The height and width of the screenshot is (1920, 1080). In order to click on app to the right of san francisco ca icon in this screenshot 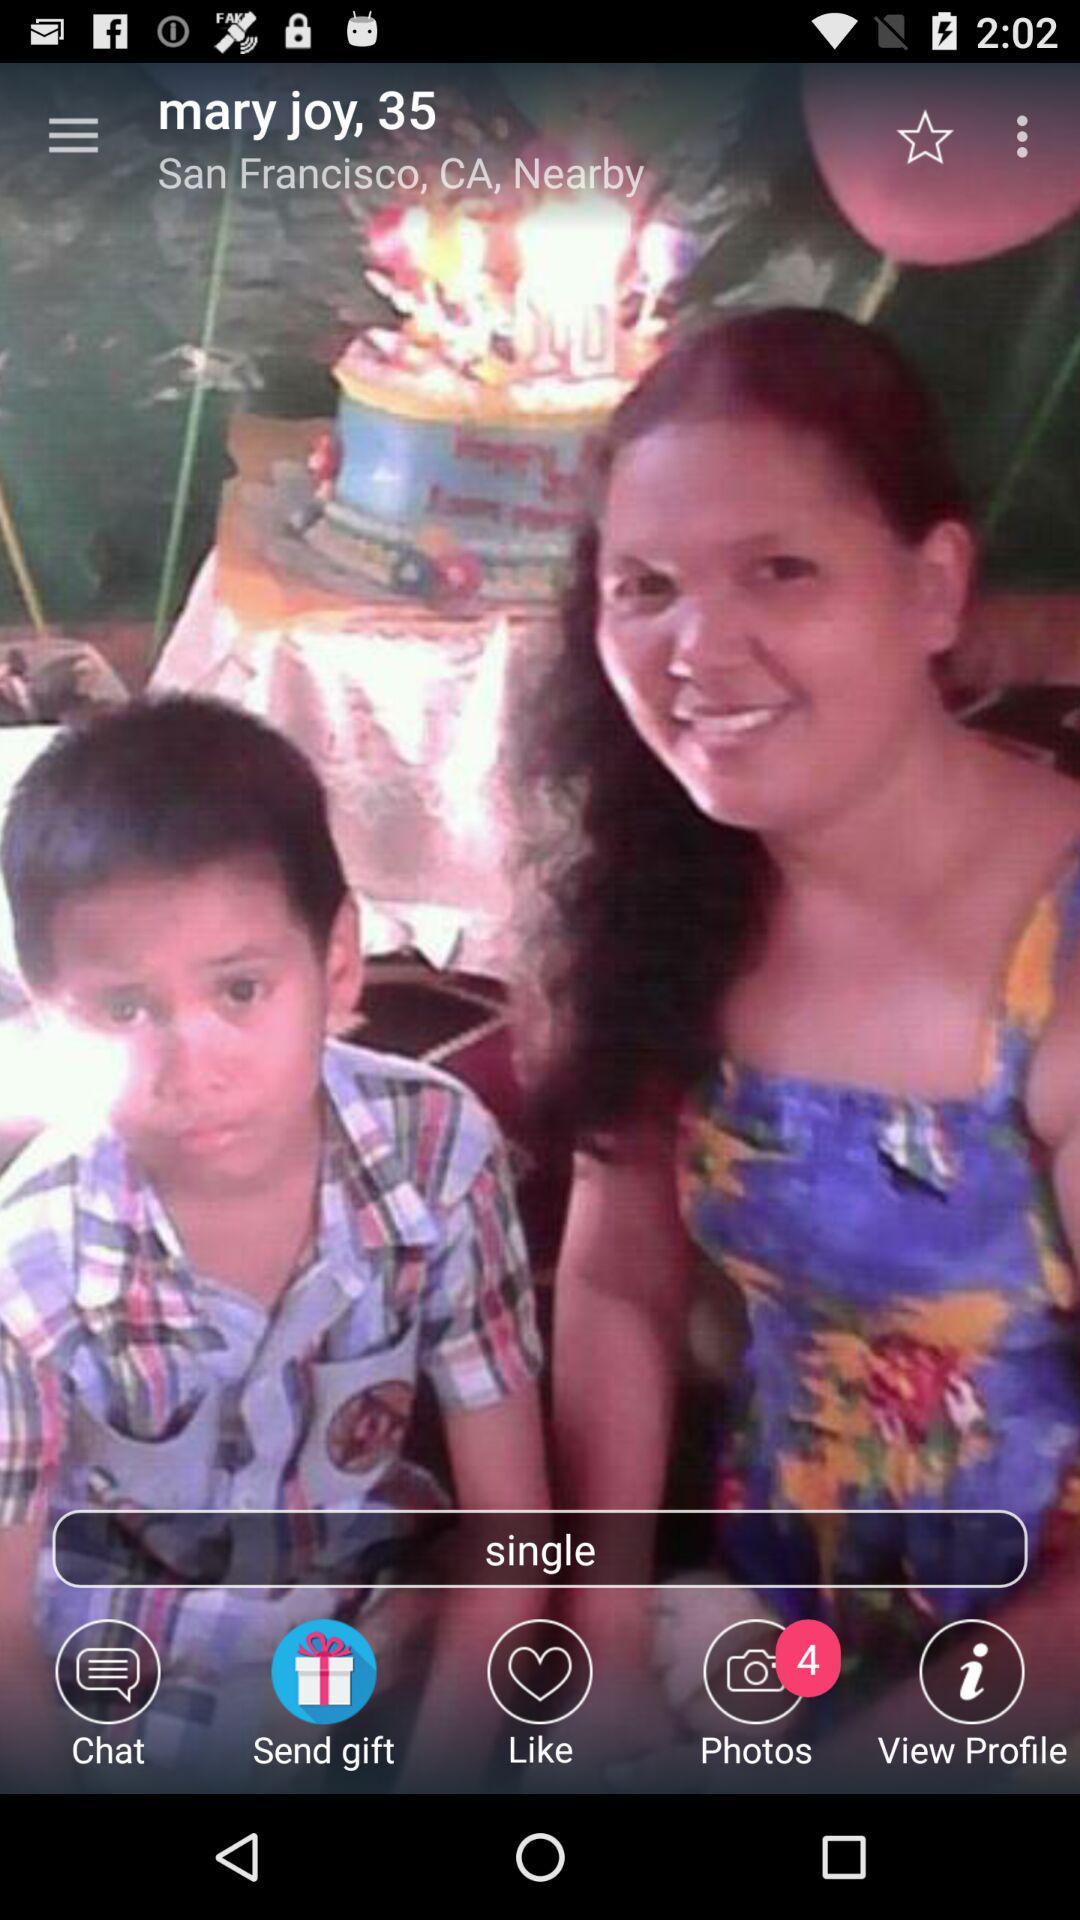, I will do `click(935, 135)`.